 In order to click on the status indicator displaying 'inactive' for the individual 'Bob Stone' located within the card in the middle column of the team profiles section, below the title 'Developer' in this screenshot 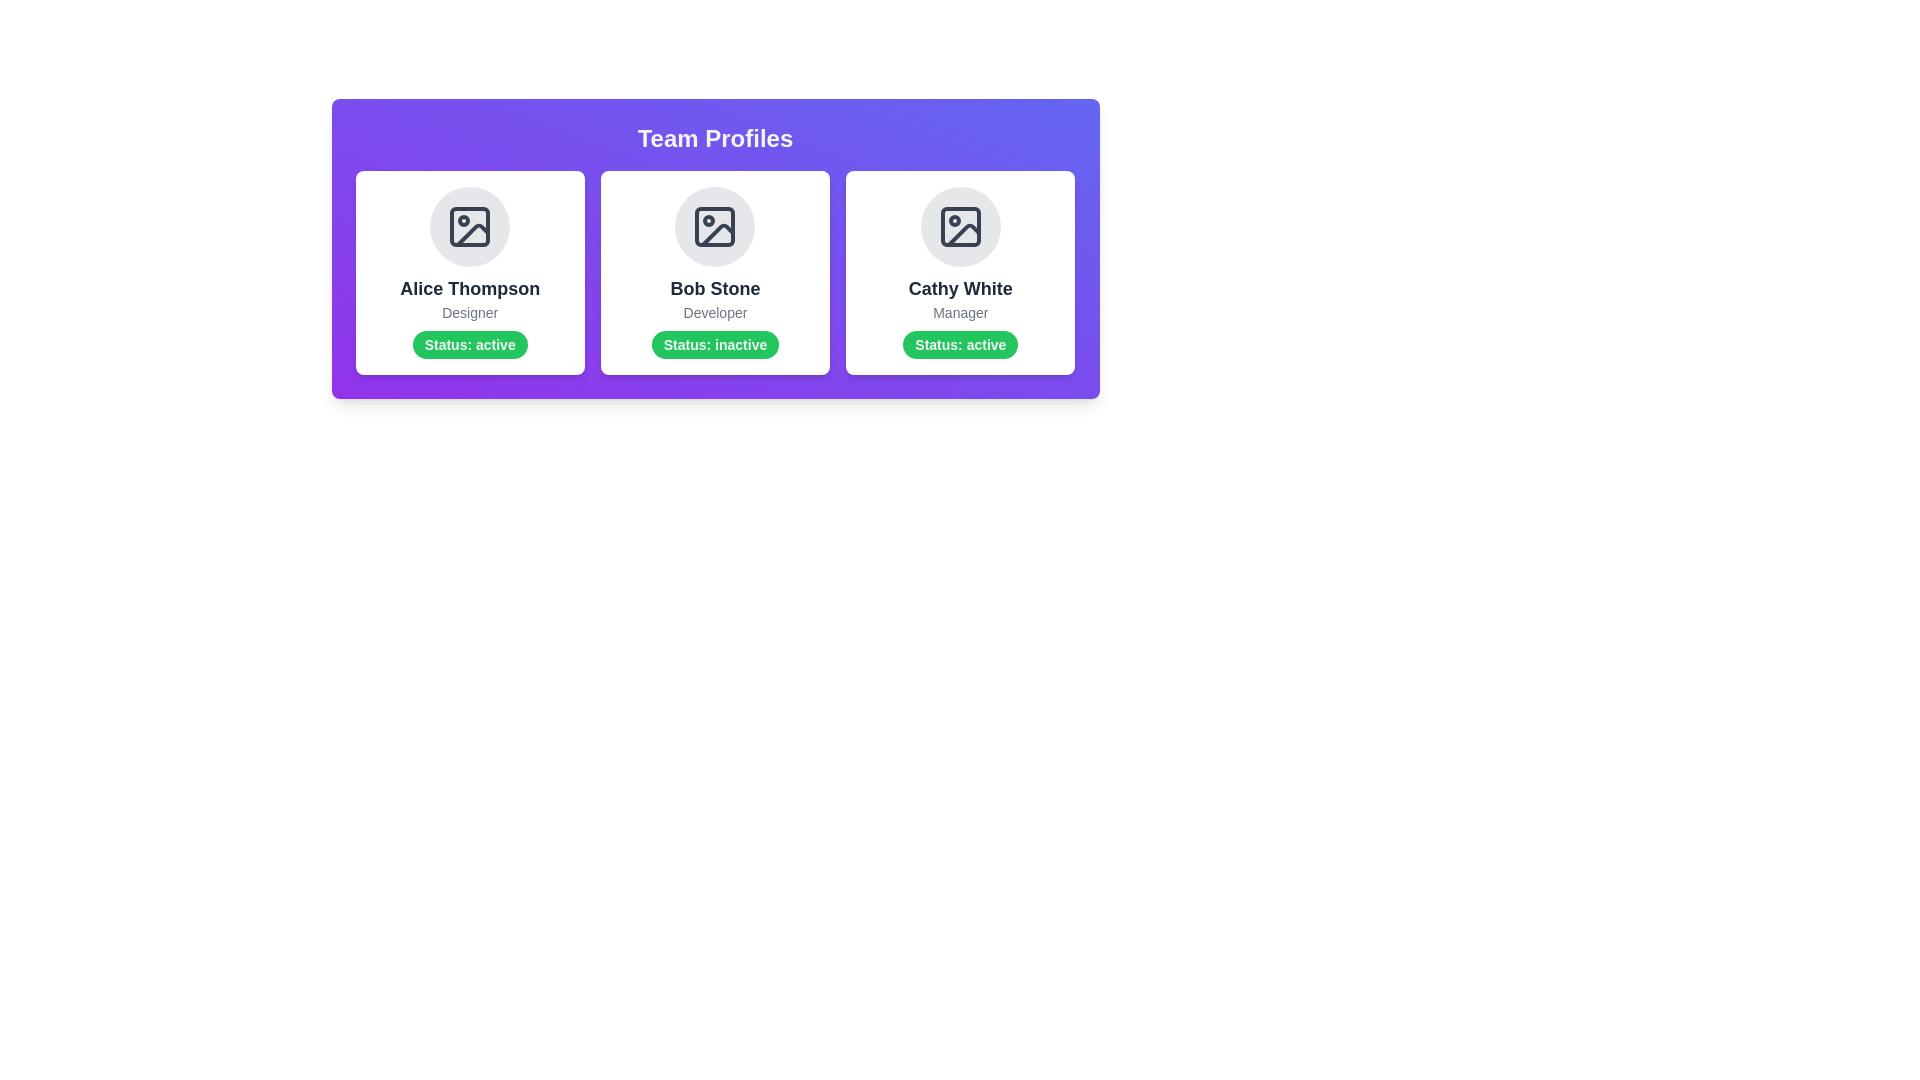, I will do `click(715, 343)`.